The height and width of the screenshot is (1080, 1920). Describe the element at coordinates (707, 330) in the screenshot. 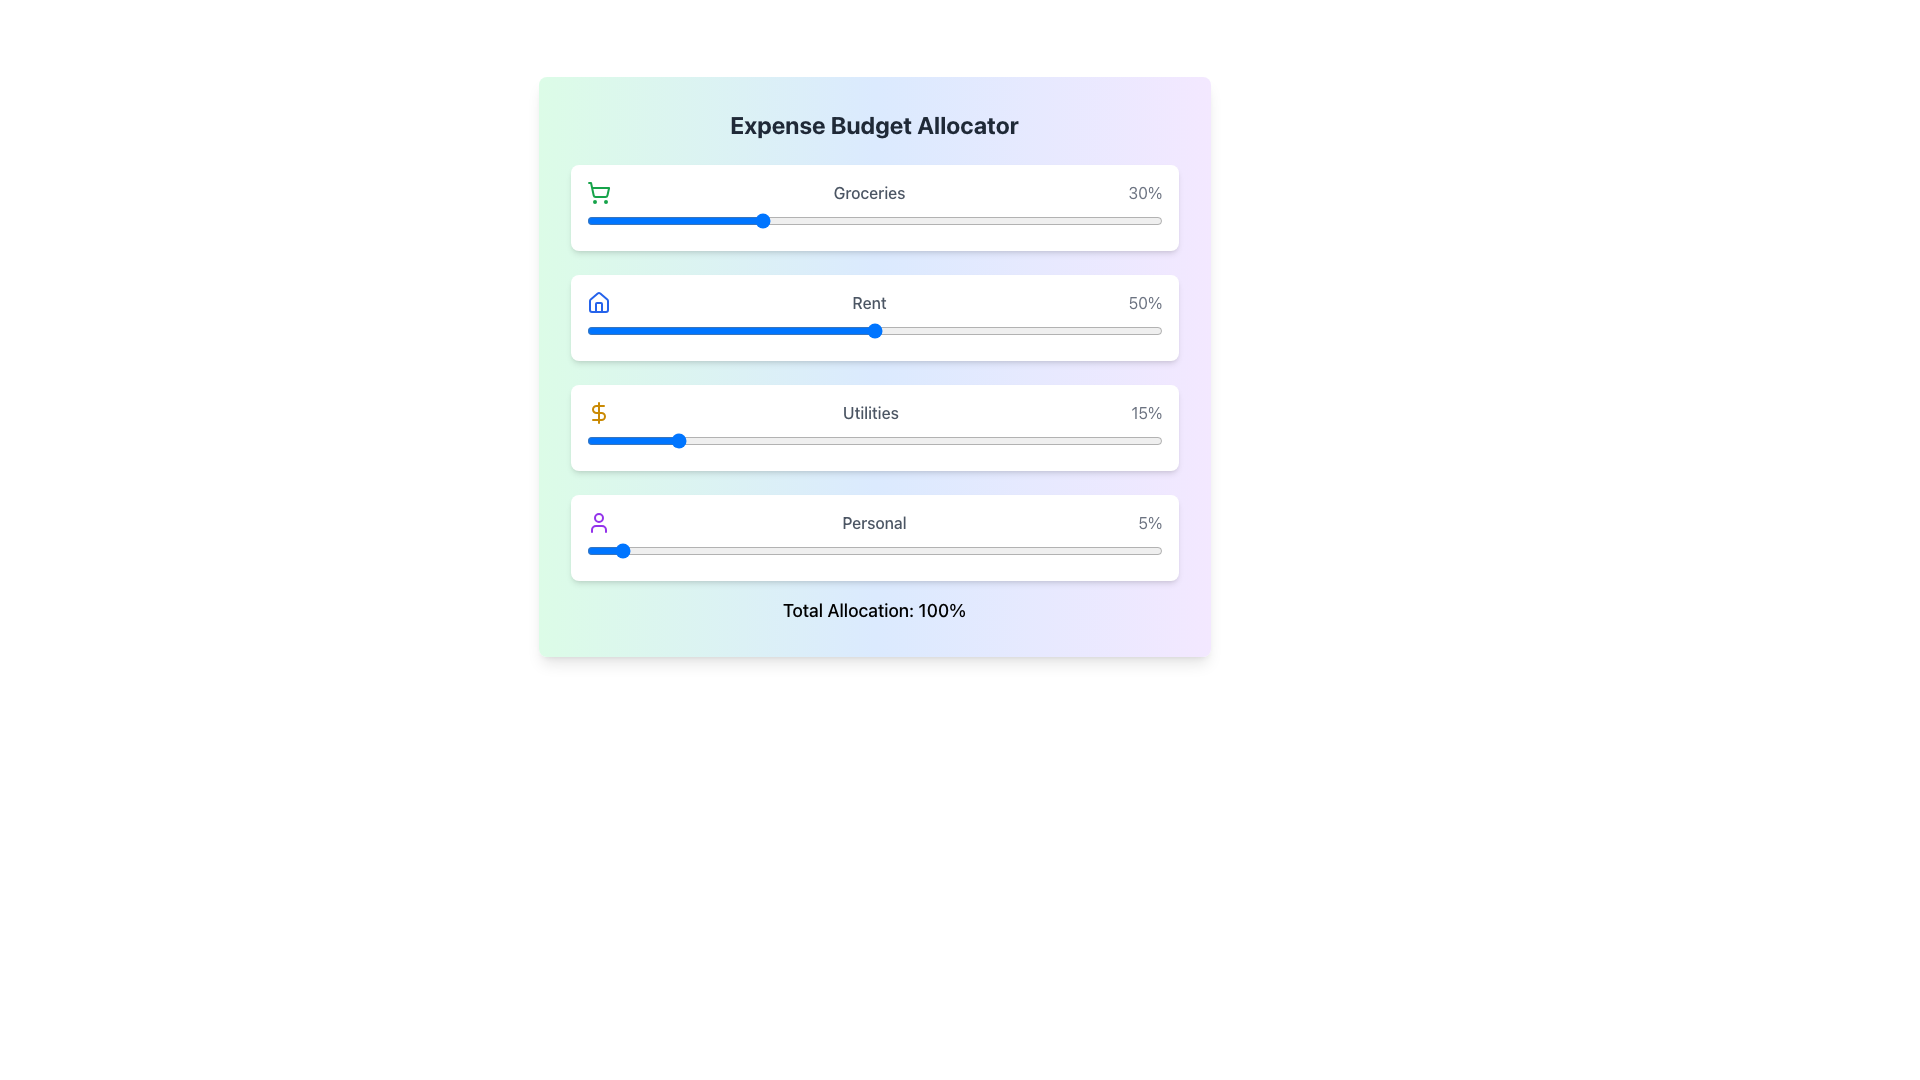

I see `the rent allocation` at that location.